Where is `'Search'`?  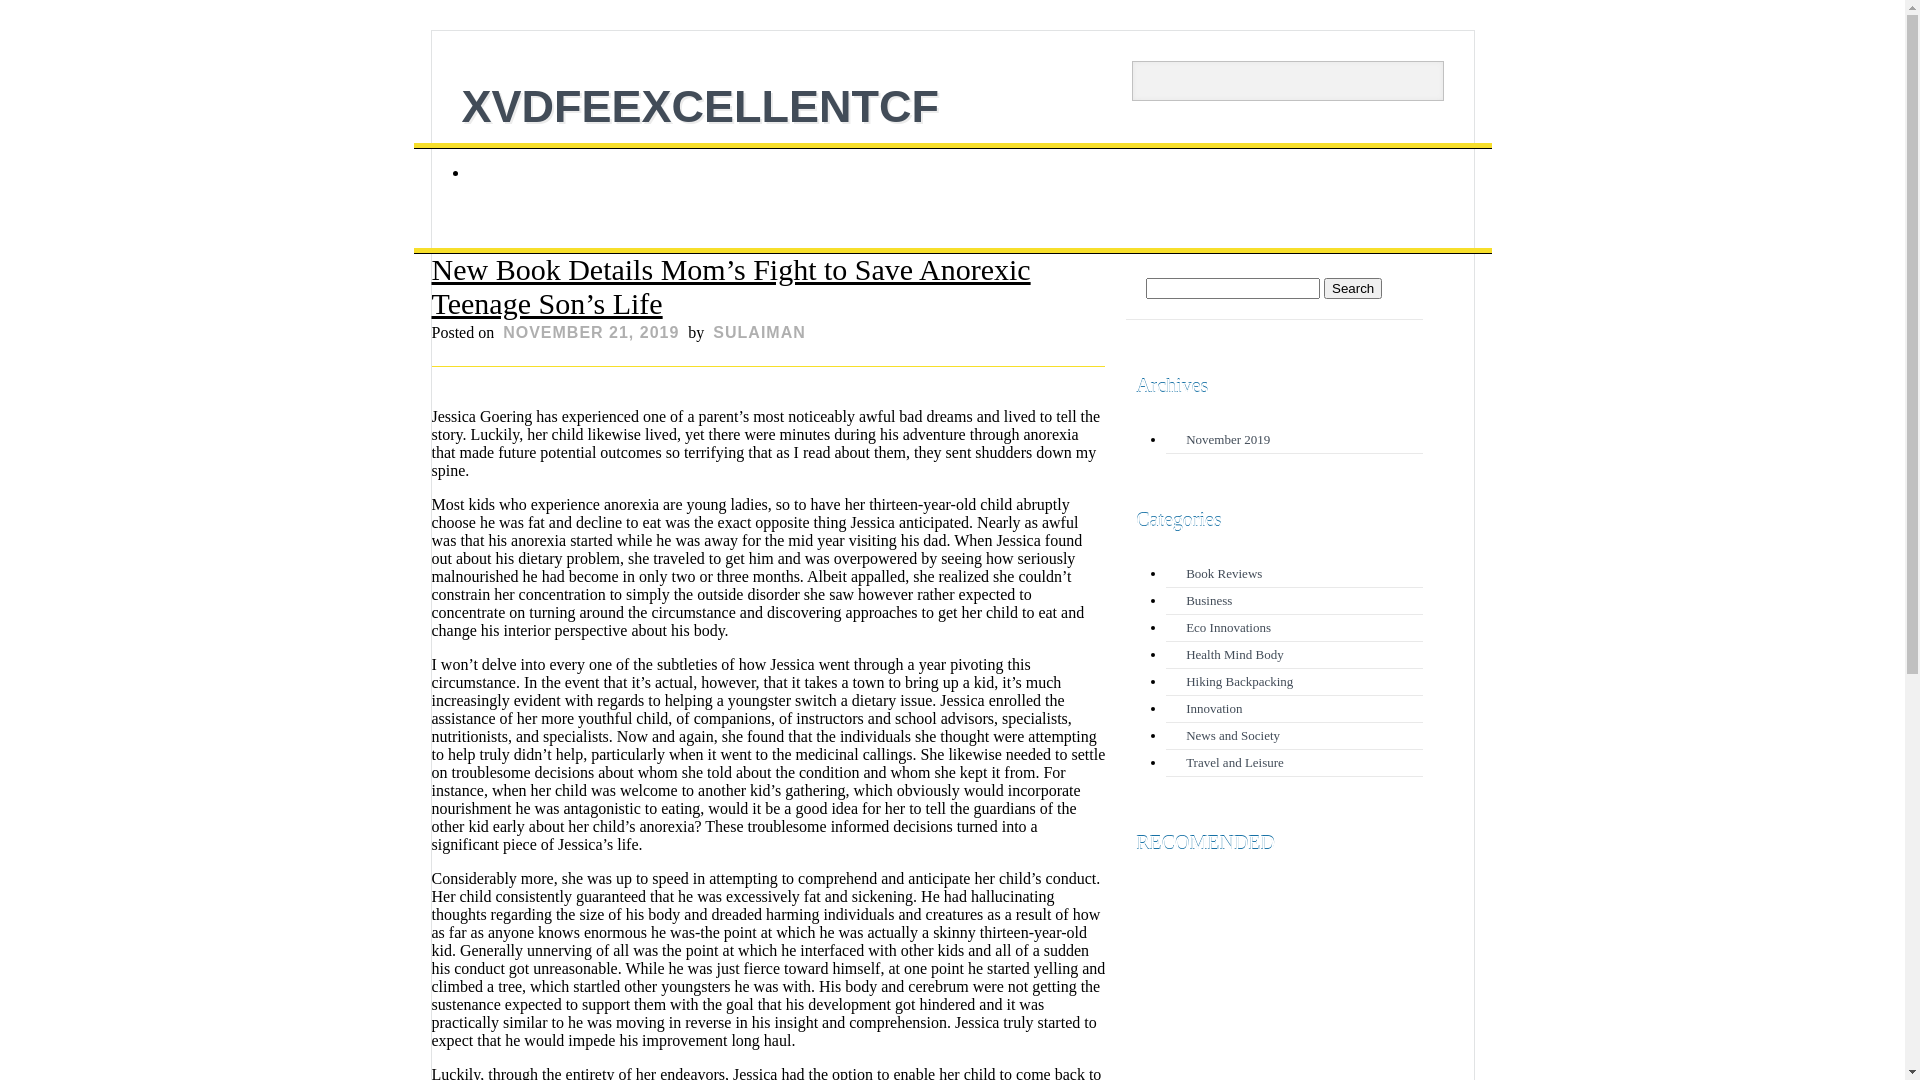
'Search' is located at coordinates (1353, 288).